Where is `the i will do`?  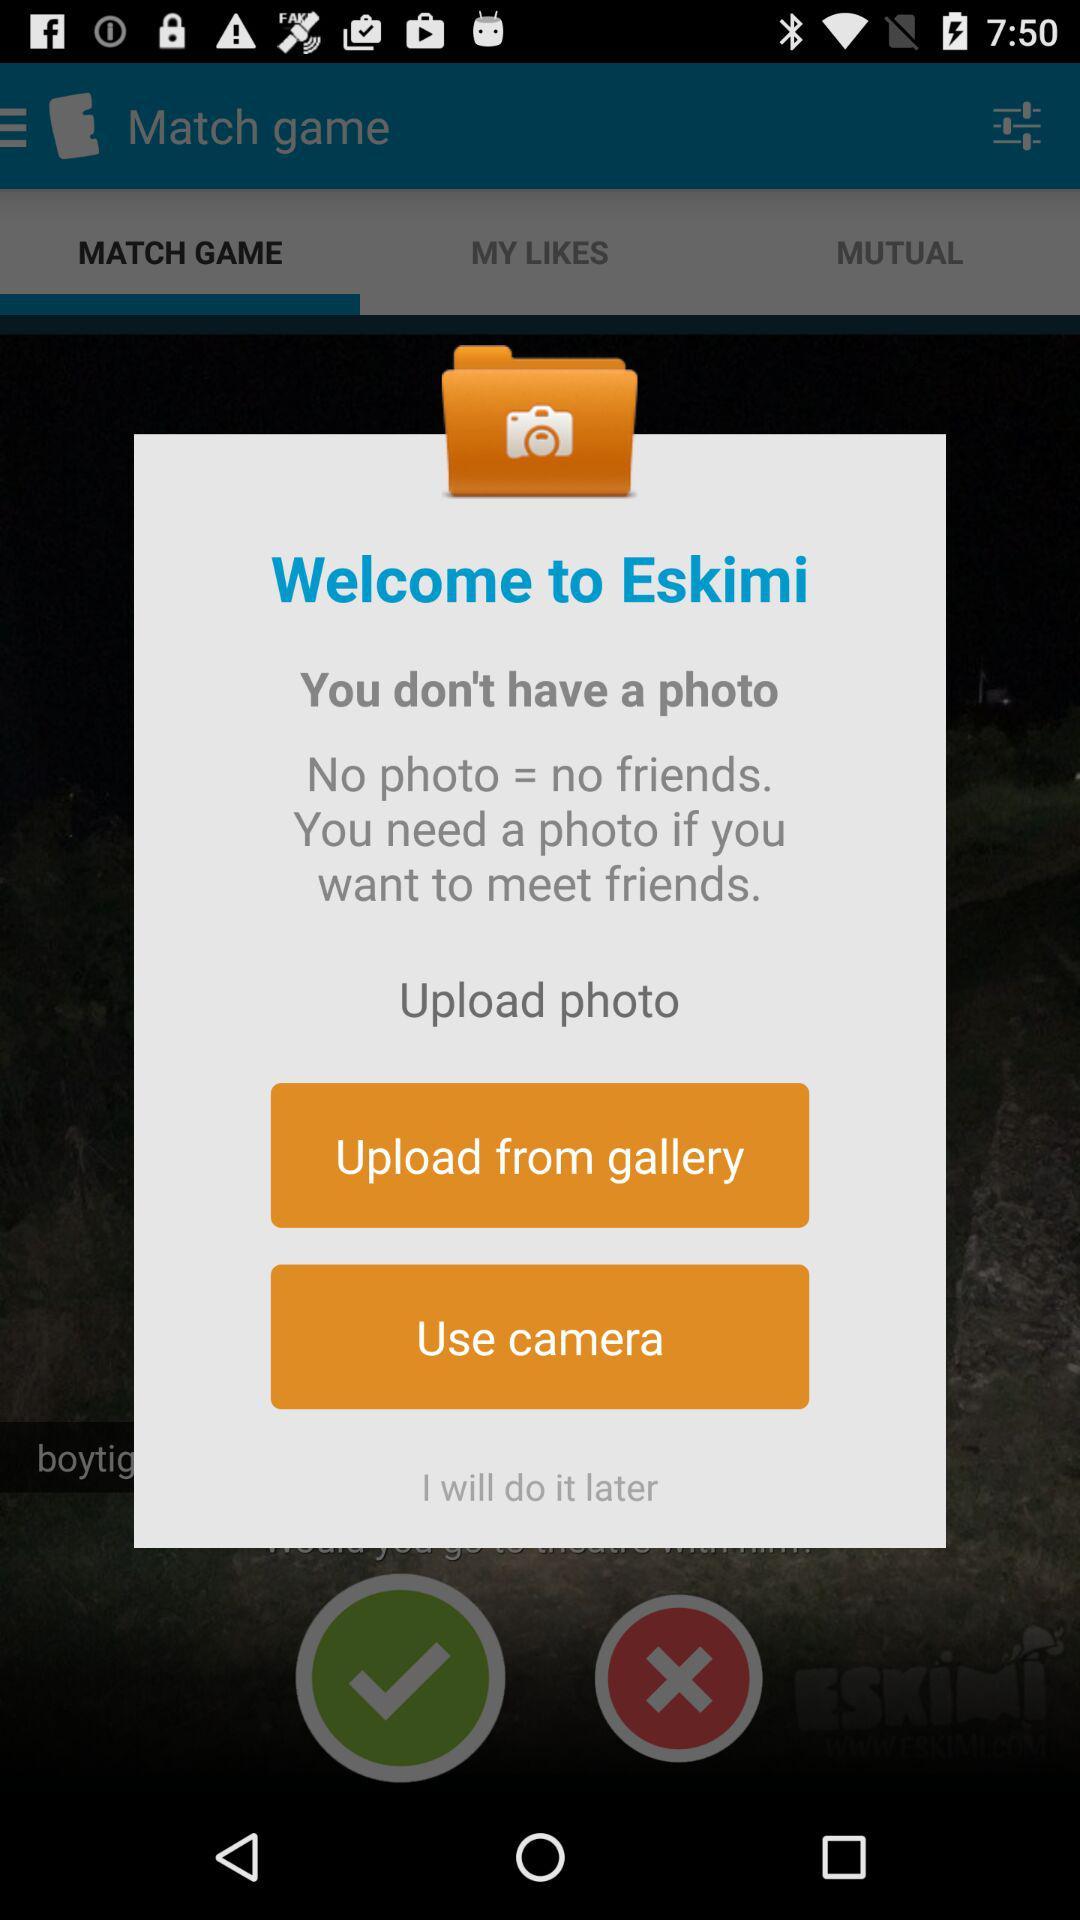 the i will do is located at coordinates (540, 1478).